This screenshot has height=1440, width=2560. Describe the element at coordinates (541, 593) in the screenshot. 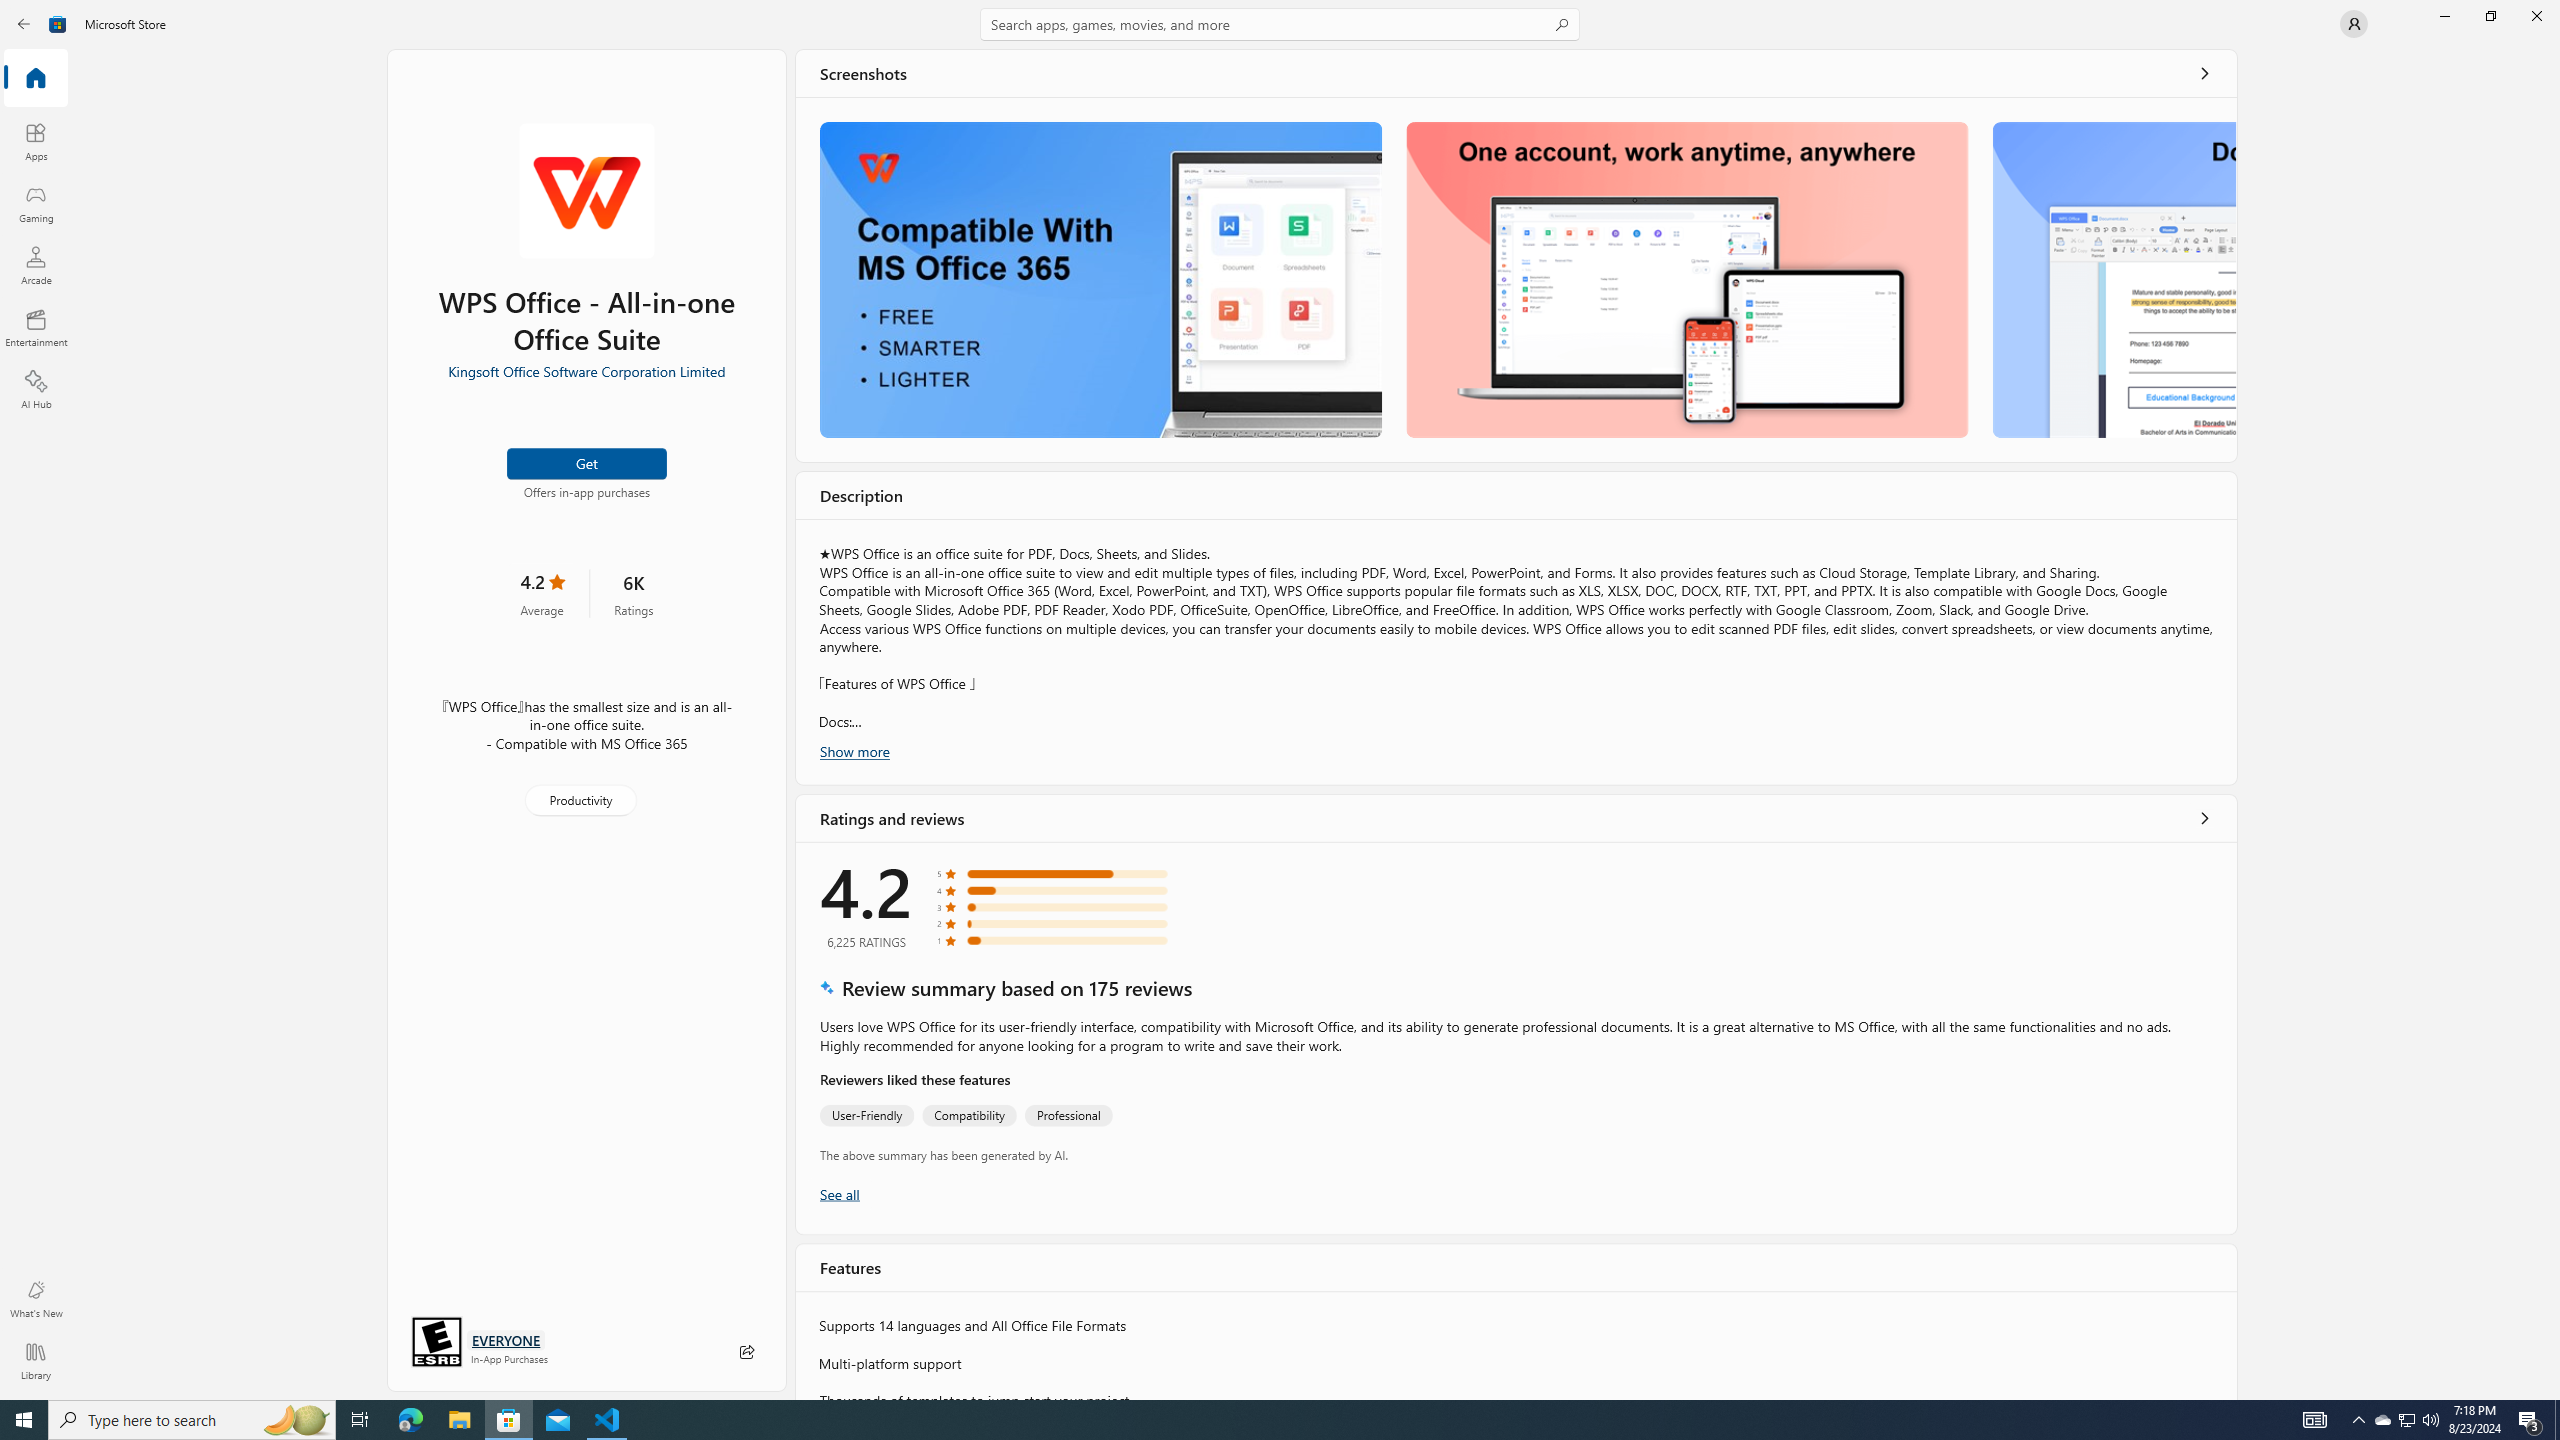

I see `'4.2 stars. Click to skip to ratings and reviews'` at that location.